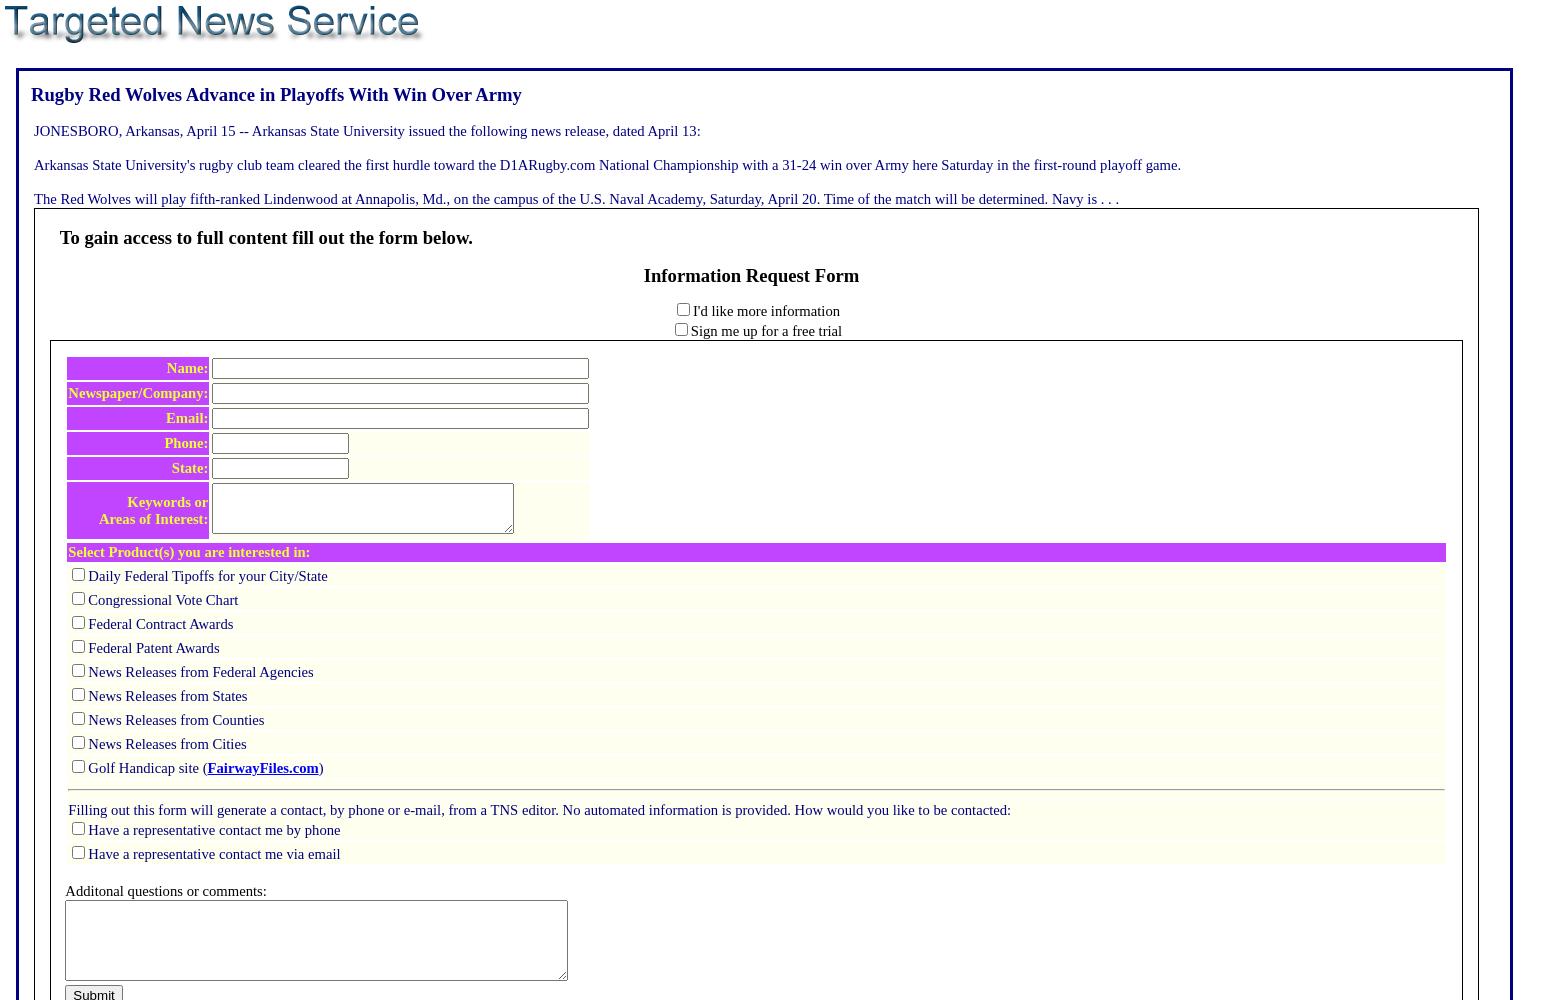 The image size is (1550, 1000). Describe the element at coordinates (265, 235) in the screenshot. I see `'To gain access to full content fill out the form below.'` at that location.